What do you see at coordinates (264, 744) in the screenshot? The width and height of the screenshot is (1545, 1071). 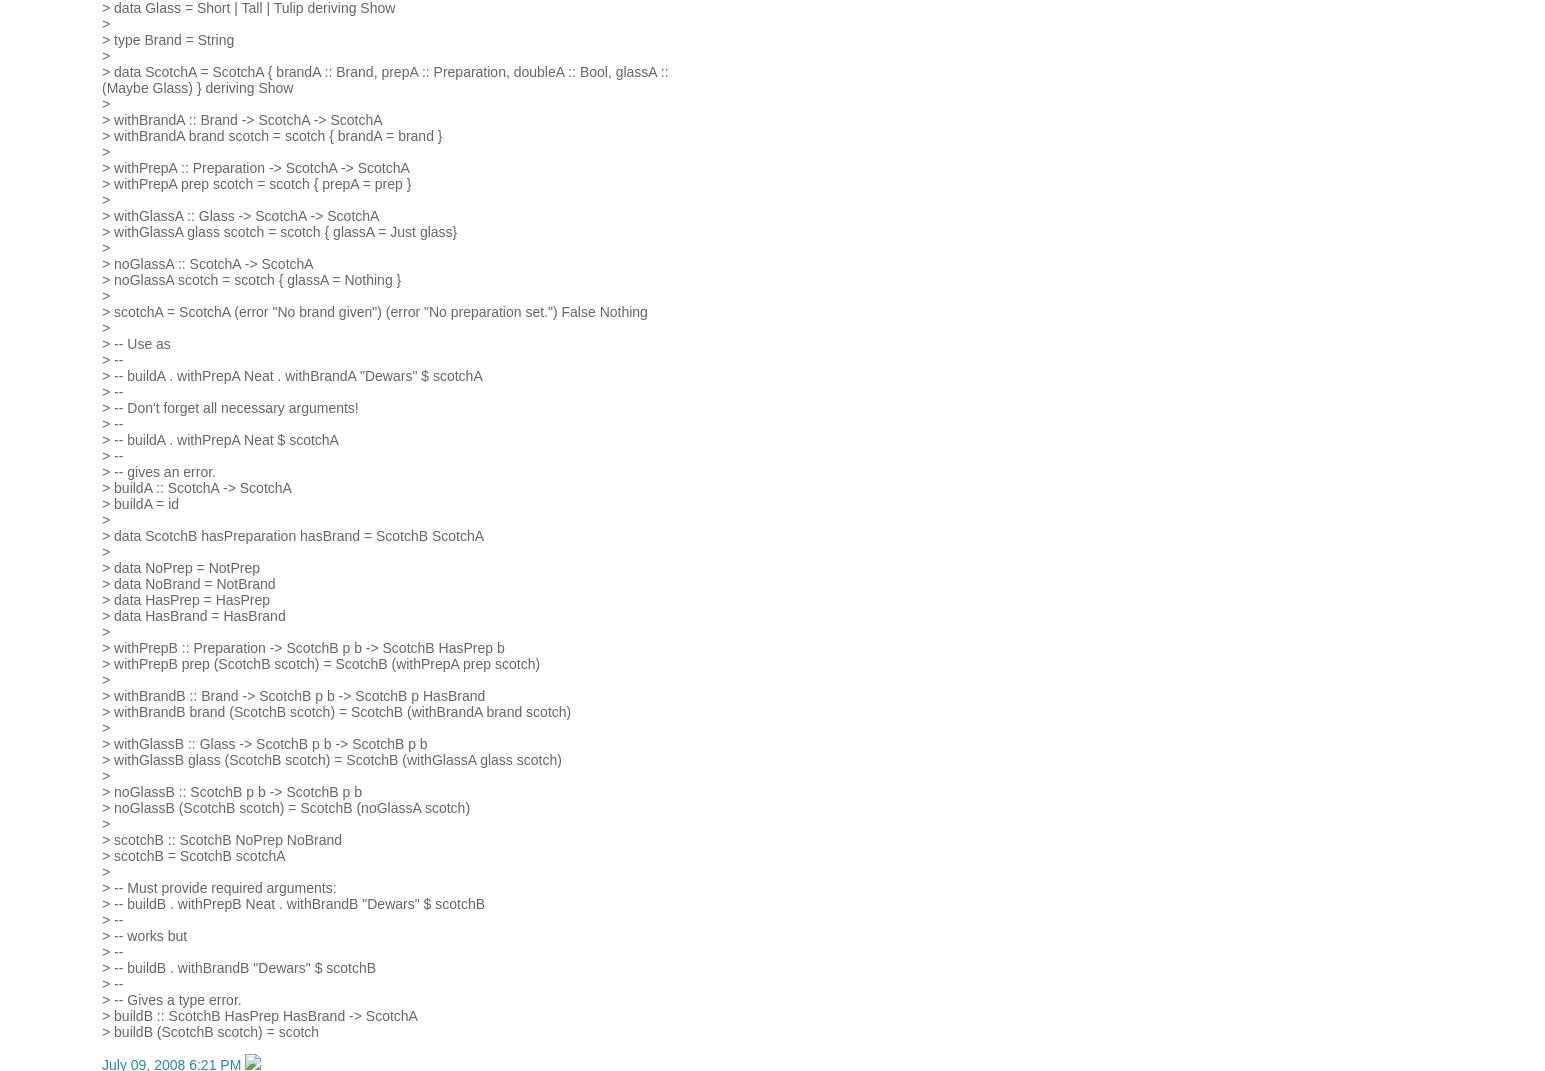 I see `'> withGlassB :: Glass -> ScotchB p b -> ScotchB p b'` at bounding box center [264, 744].